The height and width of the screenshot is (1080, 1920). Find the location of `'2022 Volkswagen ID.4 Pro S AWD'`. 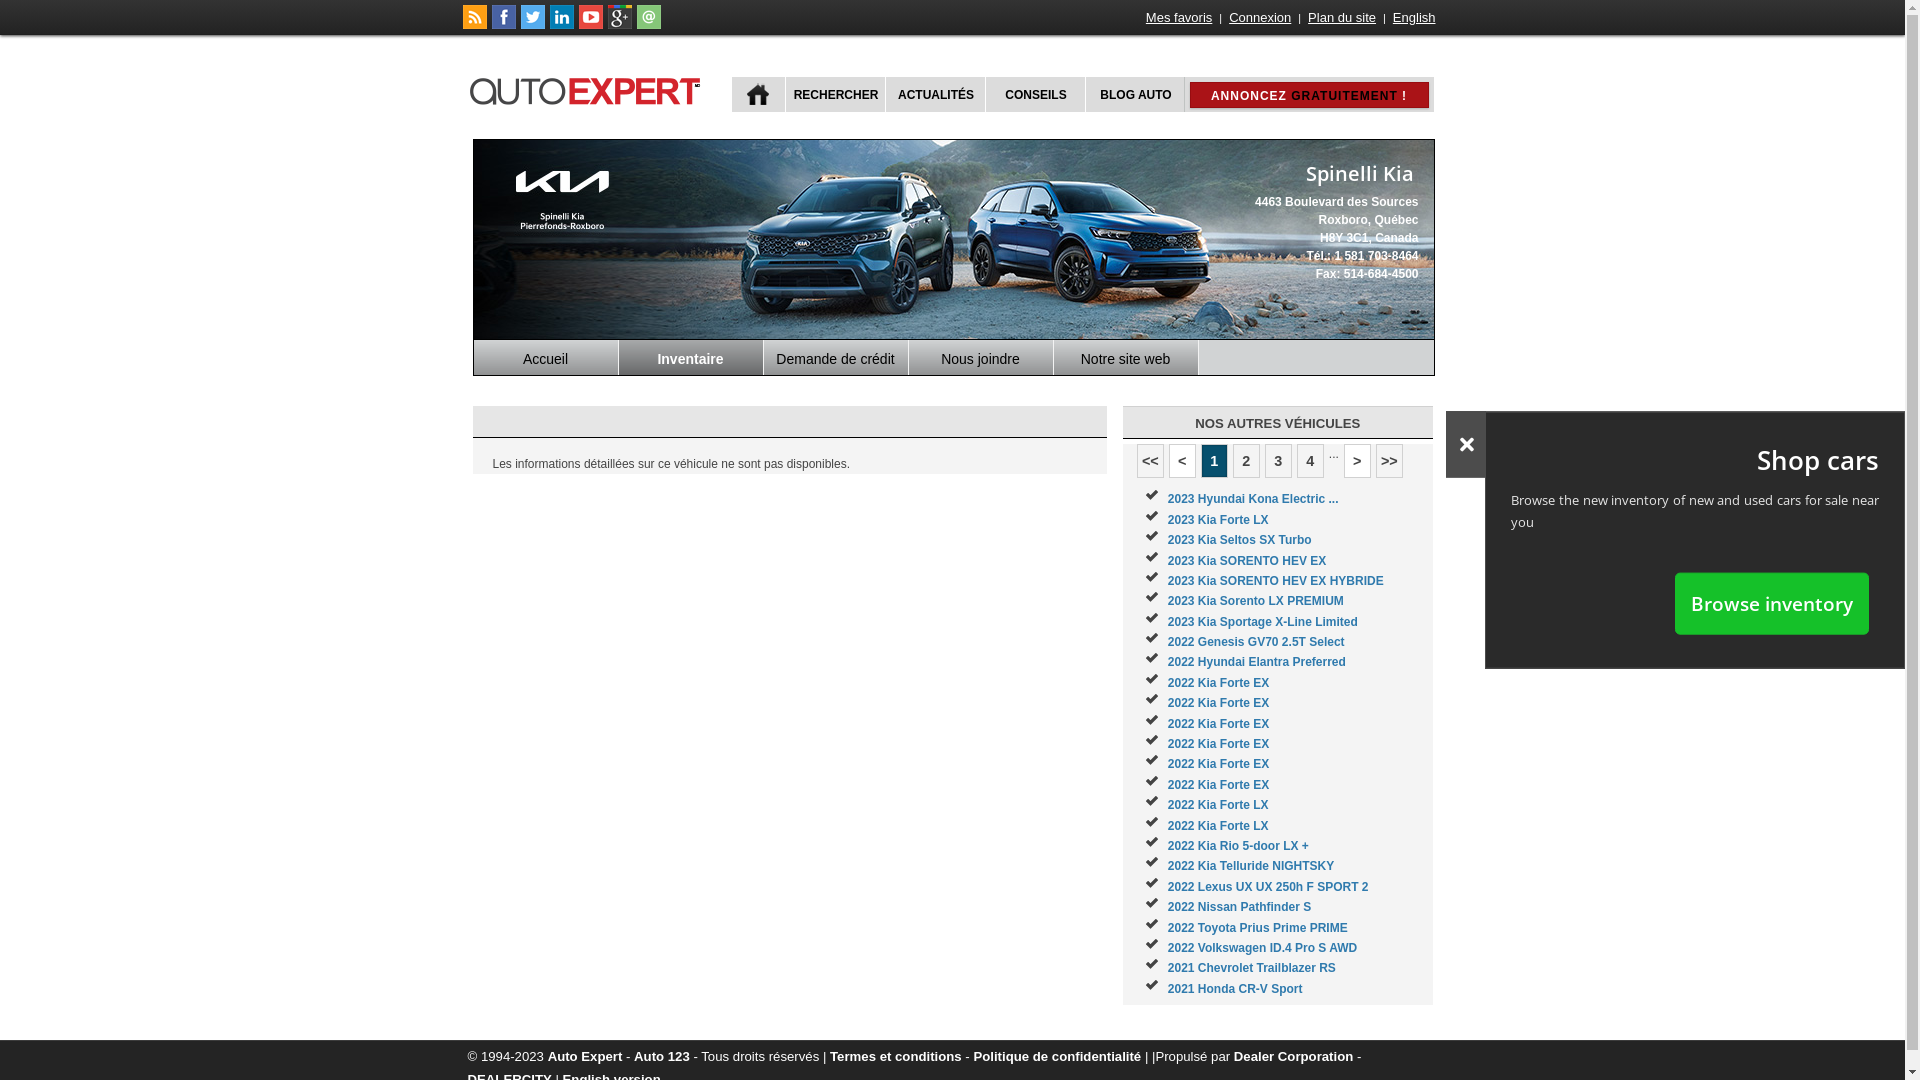

'2022 Volkswagen ID.4 Pro S AWD' is located at coordinates (1261, 947).